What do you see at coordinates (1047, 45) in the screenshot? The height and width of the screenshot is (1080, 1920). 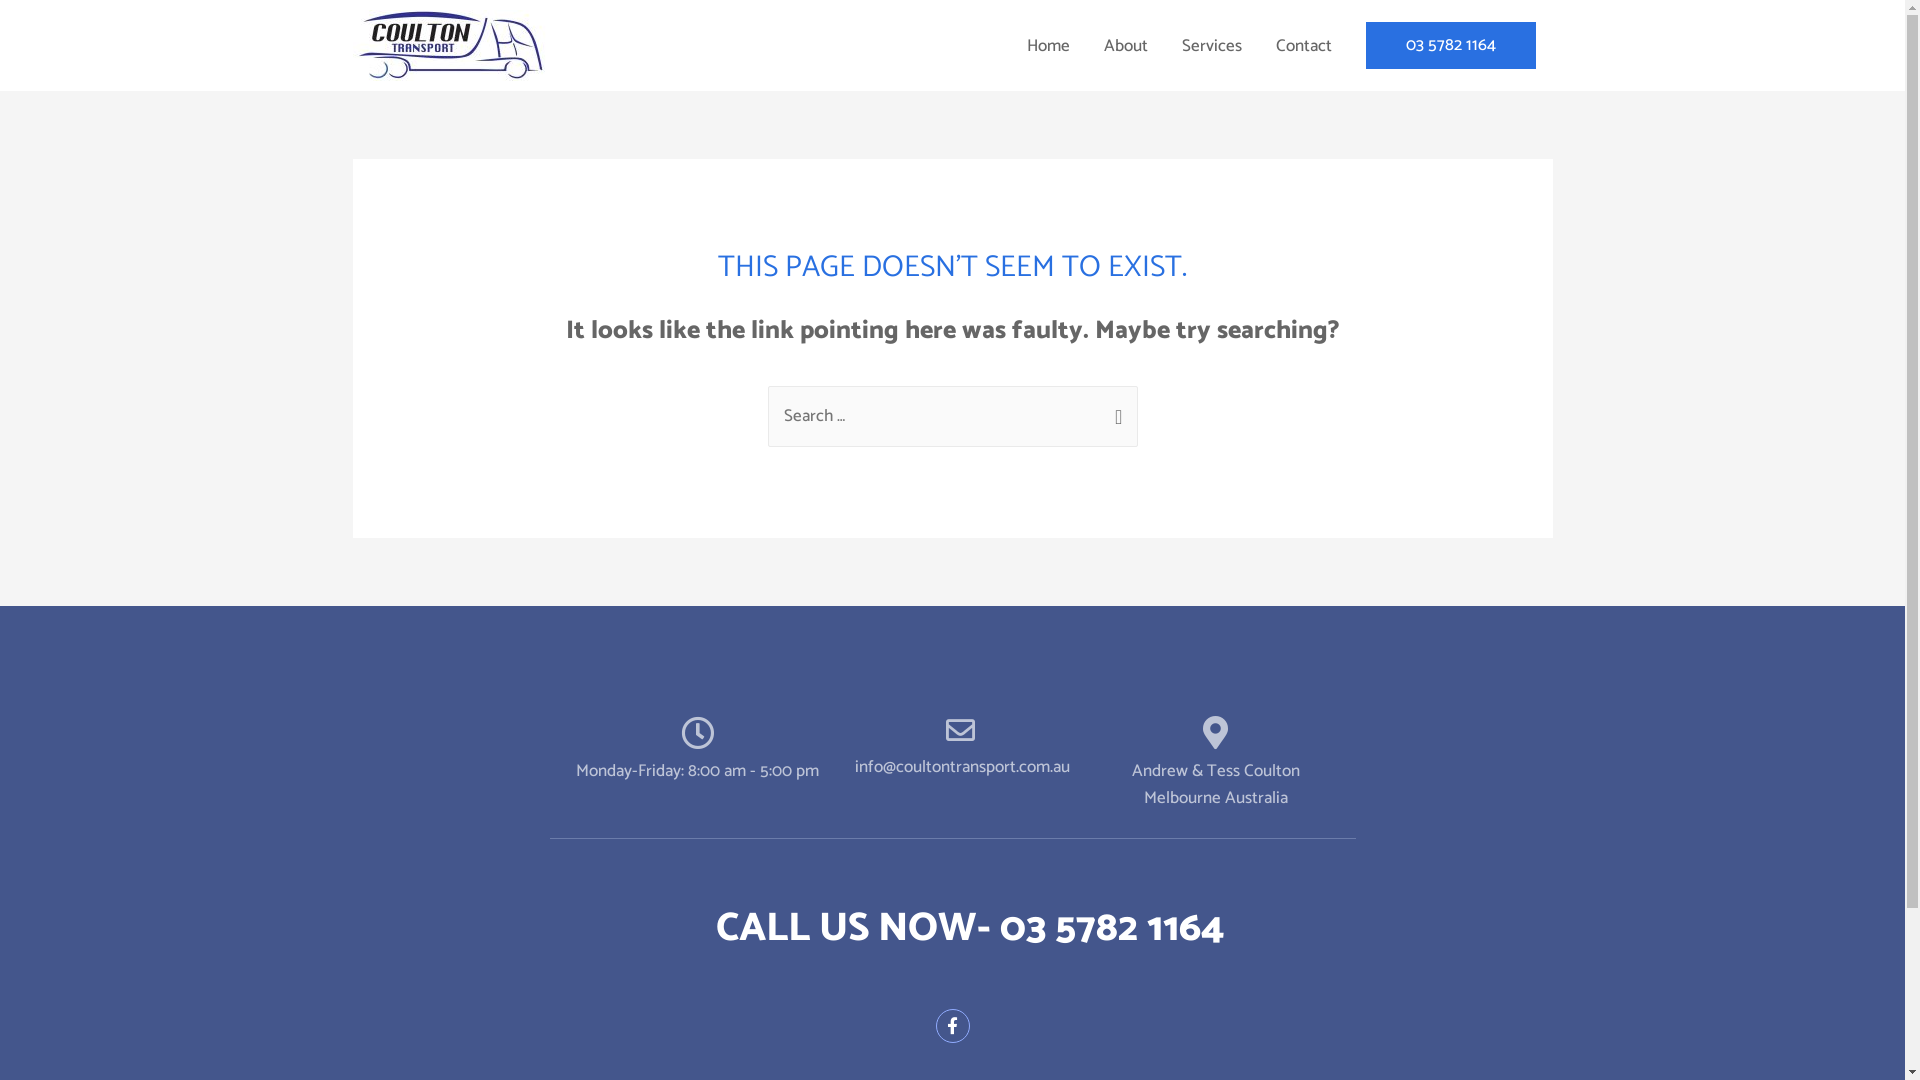 I see `'Home'` at bounding box center [1047, 45].